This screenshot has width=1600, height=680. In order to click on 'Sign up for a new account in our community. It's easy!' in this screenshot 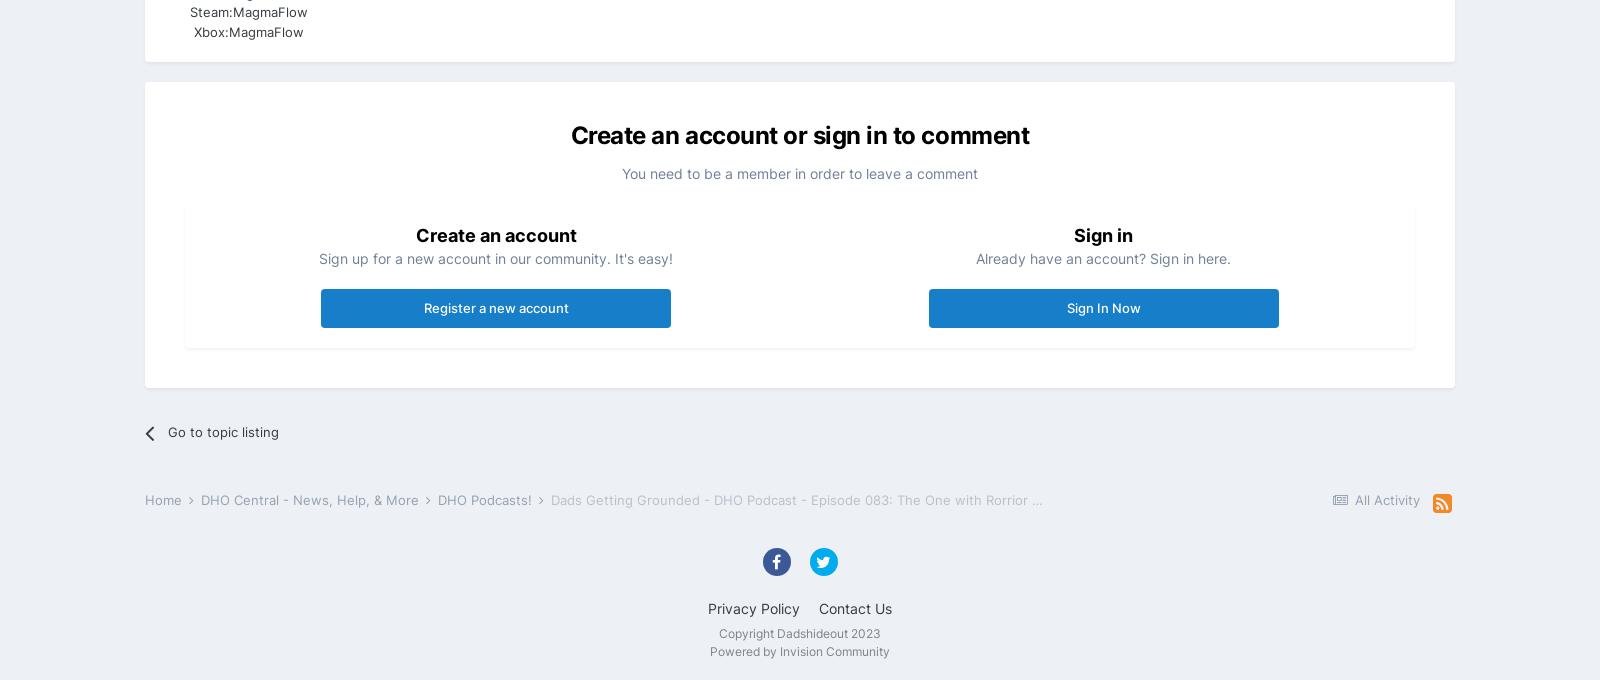, I will do `click(495, 257)`.